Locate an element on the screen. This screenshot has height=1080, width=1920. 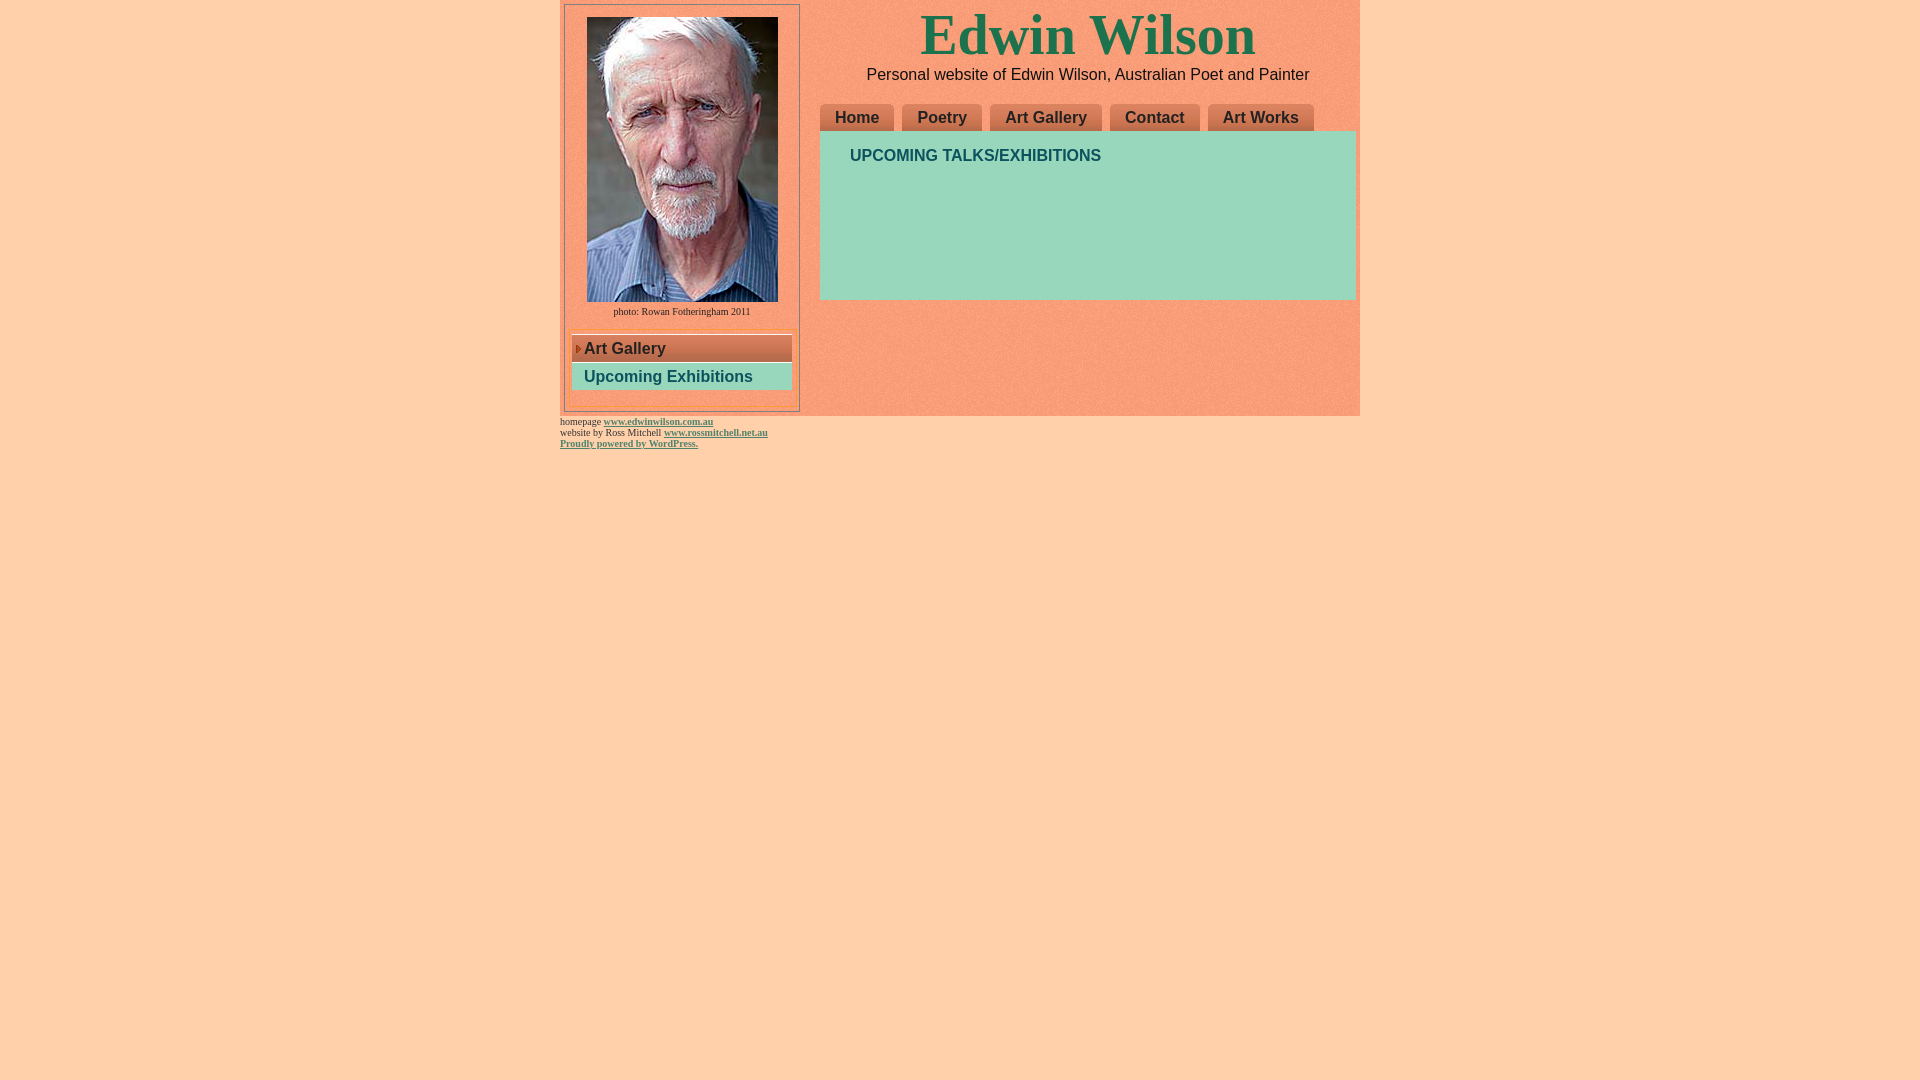
'Poetry' is located at coordinates (945, 117).